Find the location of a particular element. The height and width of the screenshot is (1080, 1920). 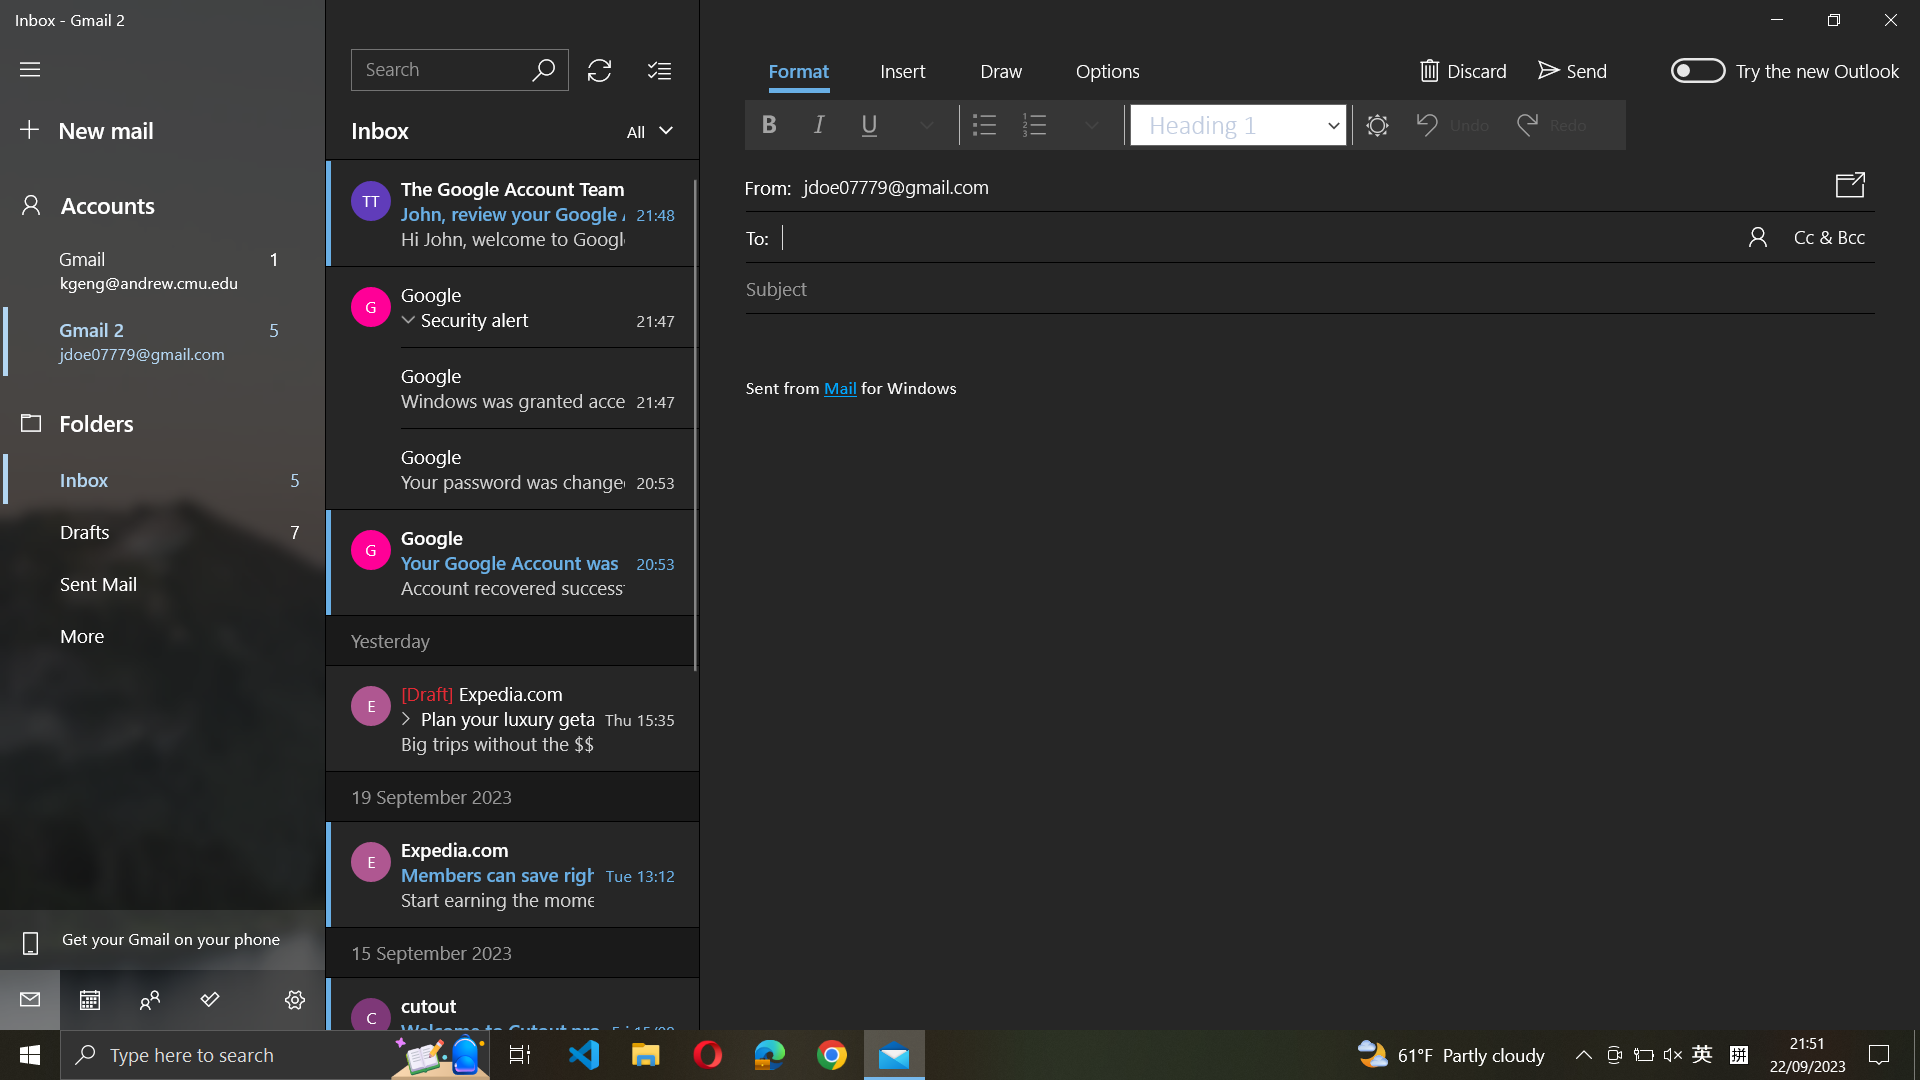

emails from the account "kgeng@andrew.cmu.edu is located at coordinates (646, 130).